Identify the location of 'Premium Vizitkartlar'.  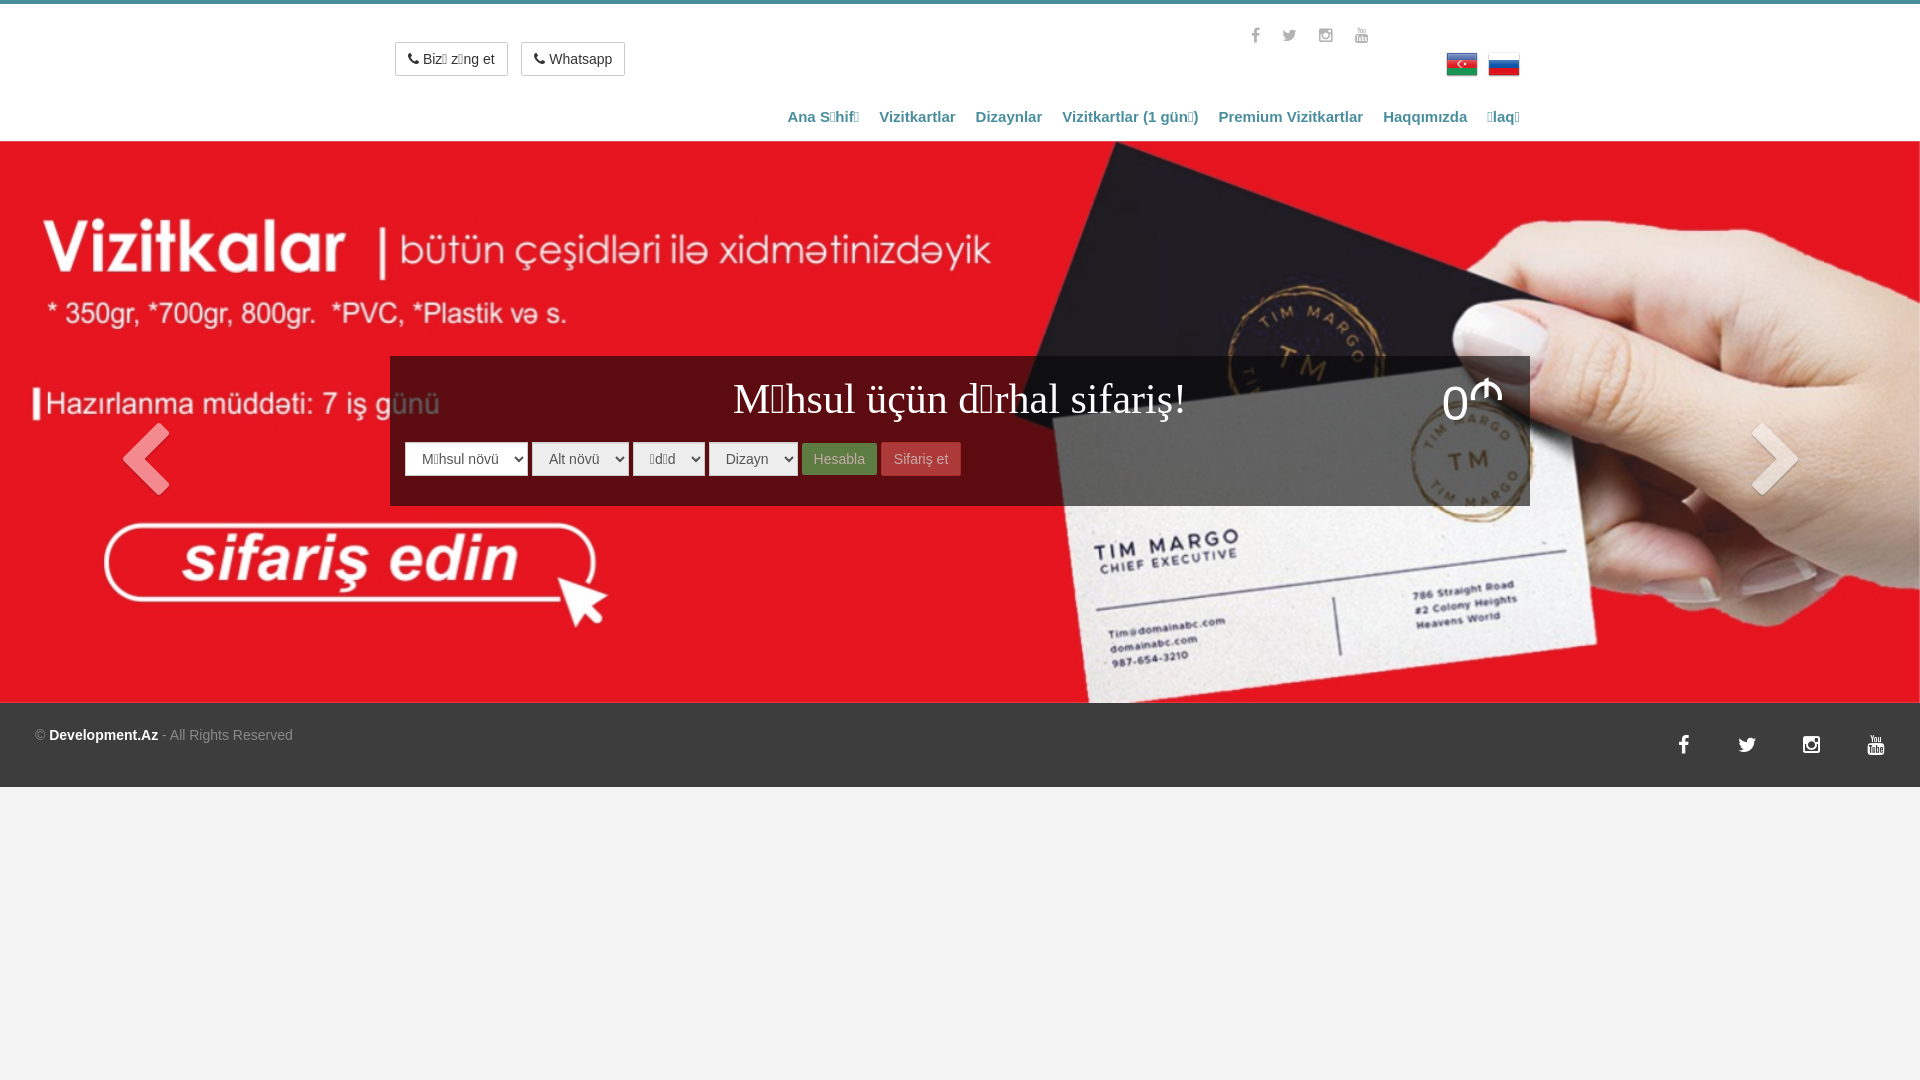
(1290, 118).